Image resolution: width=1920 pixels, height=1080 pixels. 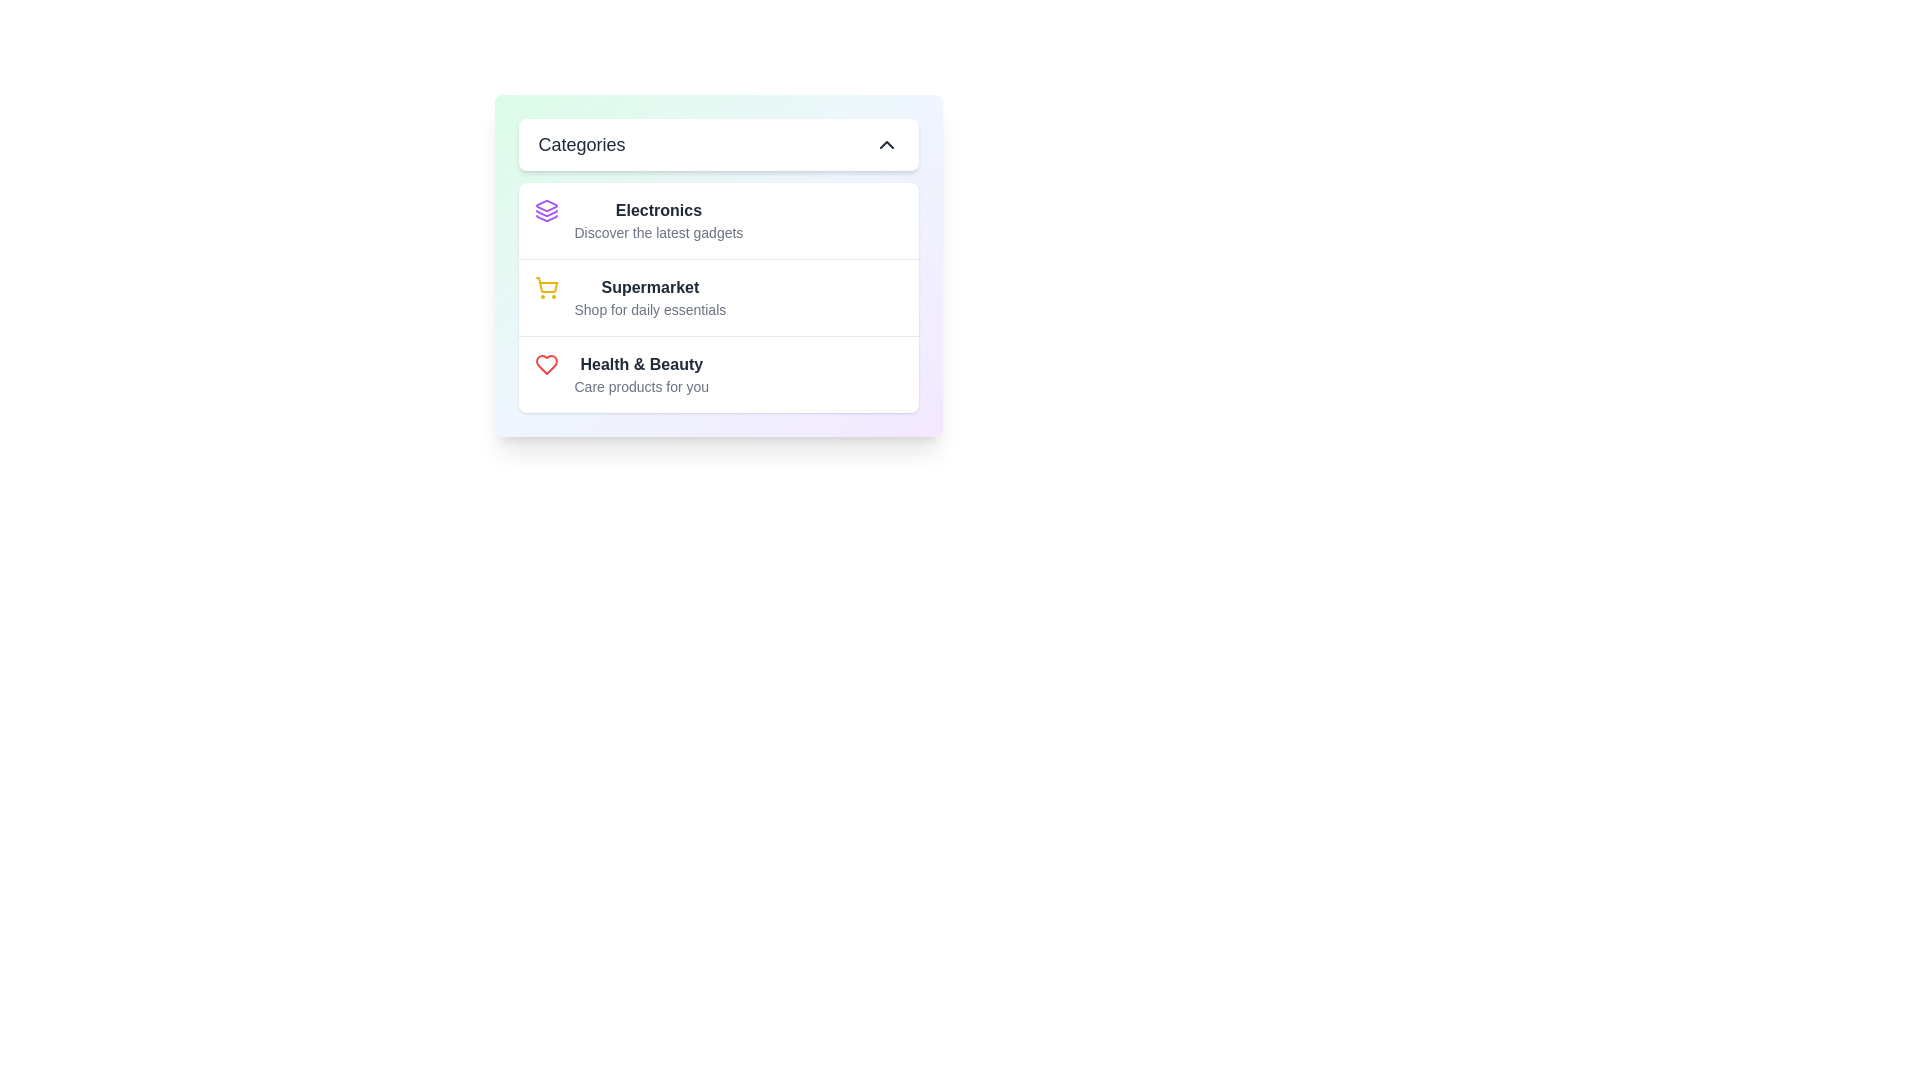 What do you see at coordinates (718, 297) in the screenshot?
I see `textual content of the second navigational option in the list, which is likely related to supermarket products or daily essentials, located between 'Electronics' and 'Health & Beauty'` at bounding box center [718, 297].